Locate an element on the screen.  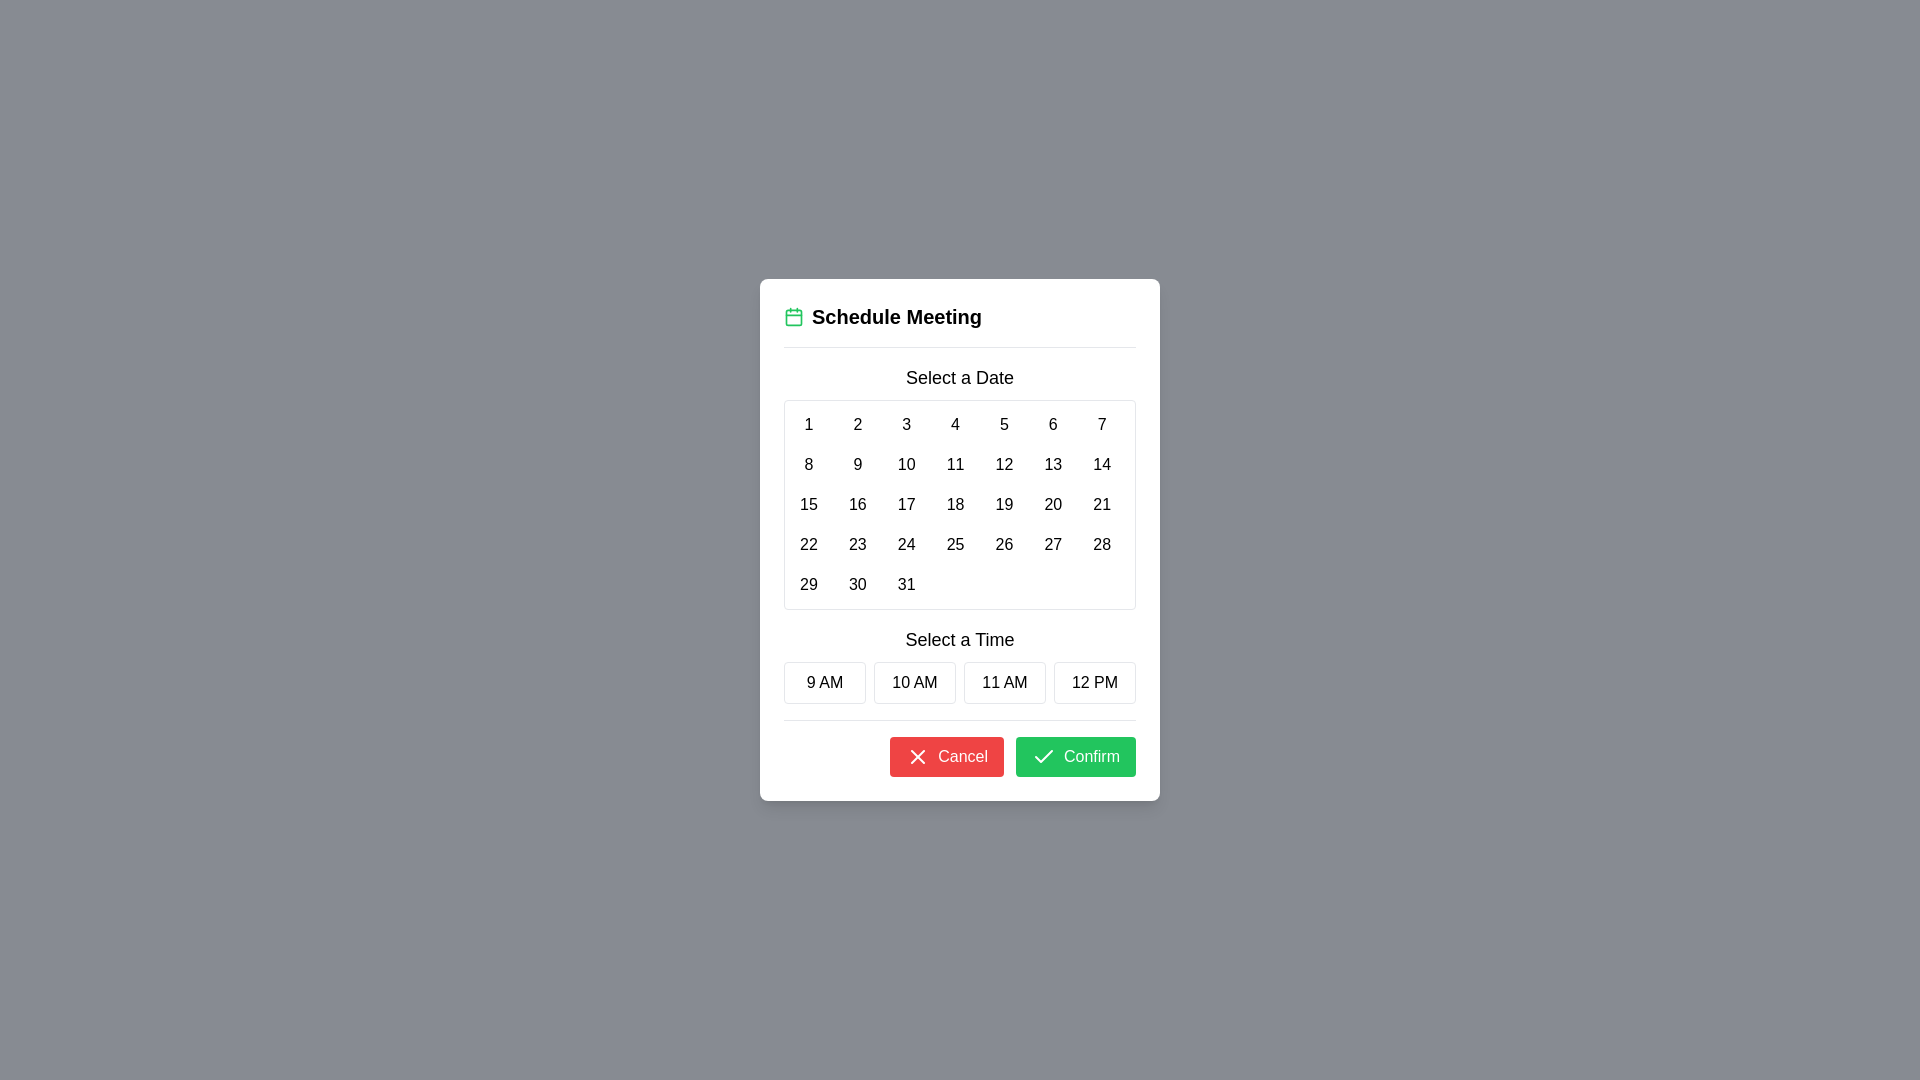
the 'Schedule Meeting' modal dialog to interact with its elements, which includes date and time selection and buttons labeled 'Cancel' and 'Confirm' is located at coordinates (960, 540).